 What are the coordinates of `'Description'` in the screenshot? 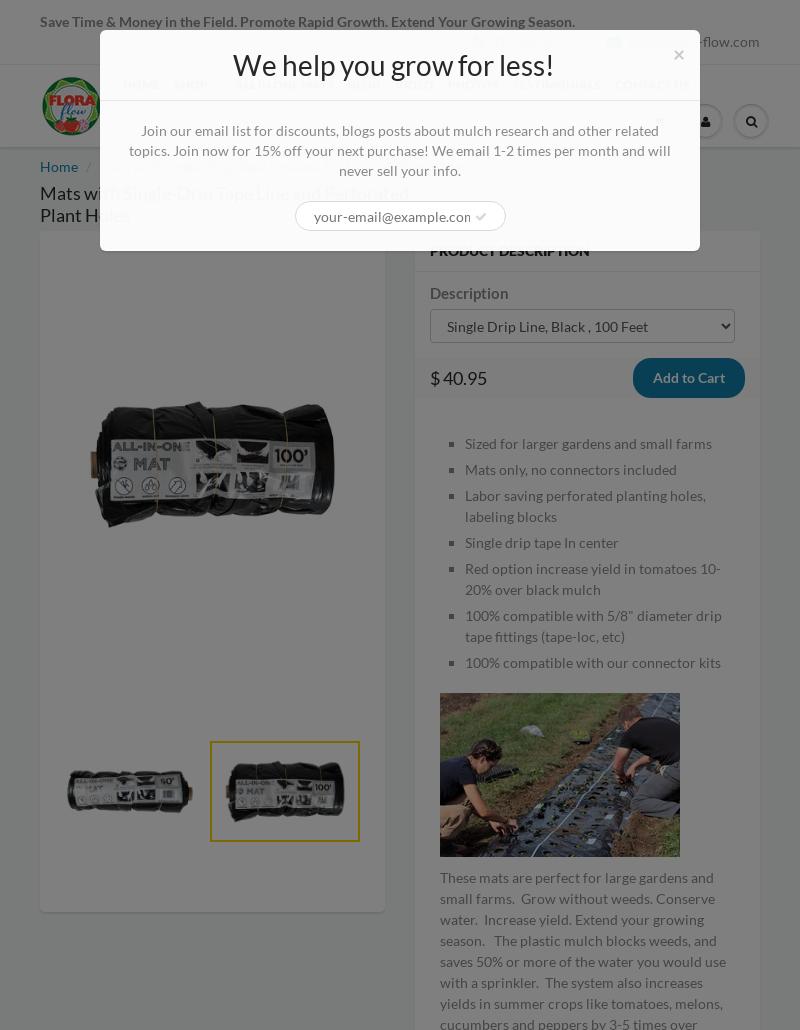 It's located at (469, 292).